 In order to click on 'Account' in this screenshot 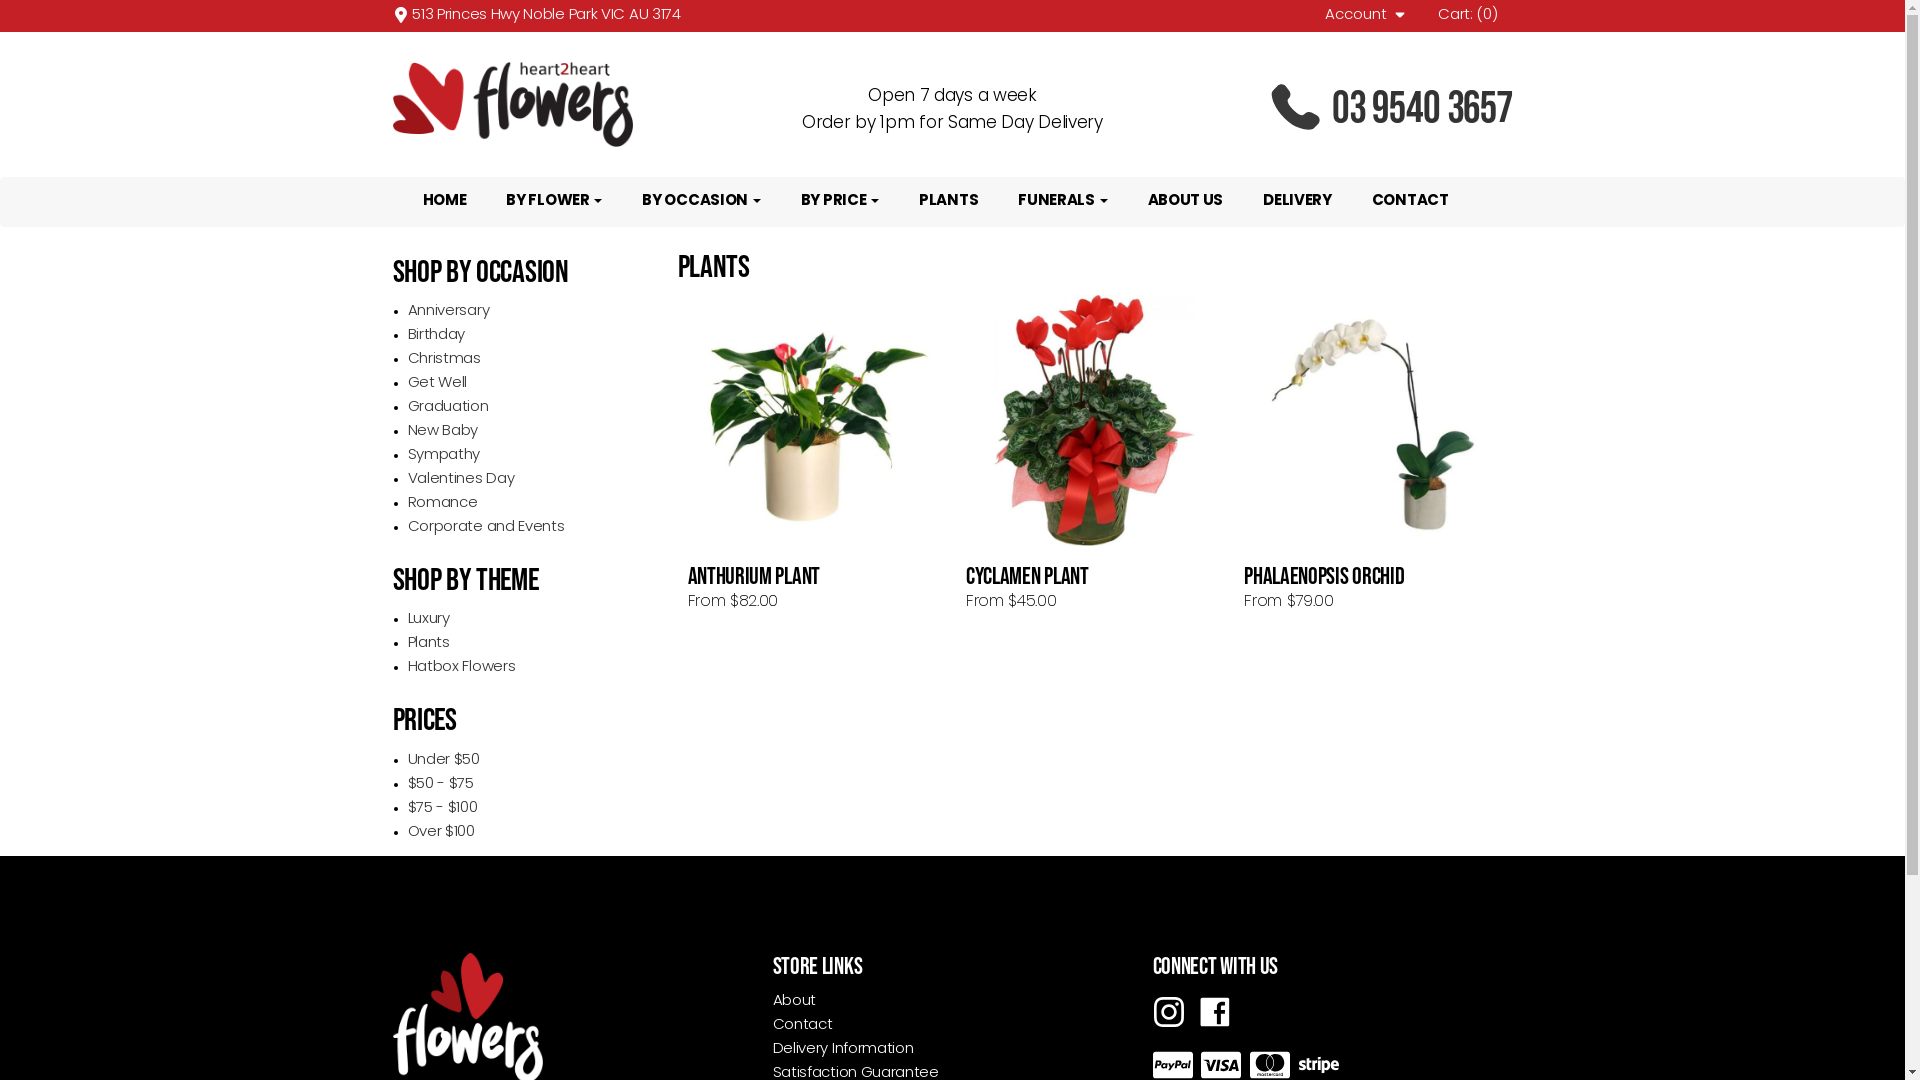, I will do `click(1366, 15)`.